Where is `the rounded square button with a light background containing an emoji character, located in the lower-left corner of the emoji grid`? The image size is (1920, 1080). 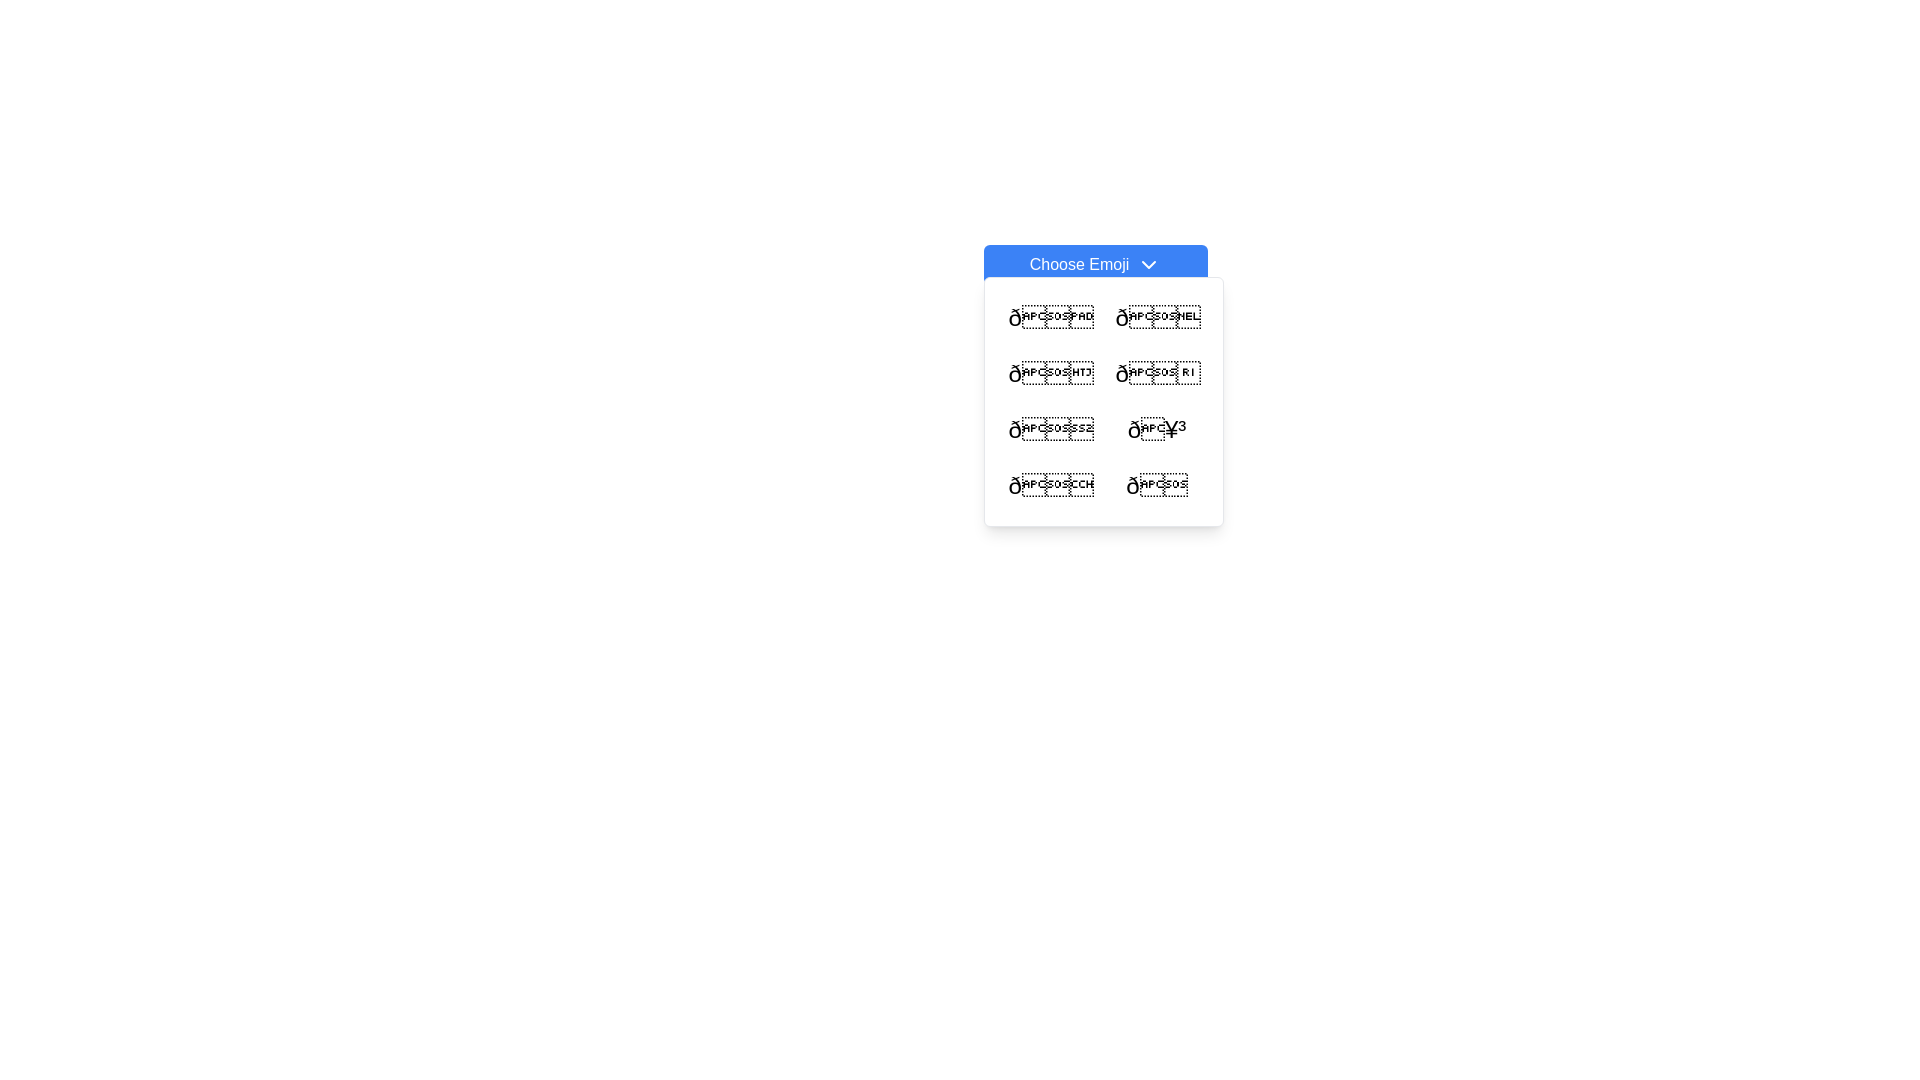
the rounded square button with a light background containing an emoji character, located in the lower-left corner of the emoji grid is located at coordinates (1049, 486).